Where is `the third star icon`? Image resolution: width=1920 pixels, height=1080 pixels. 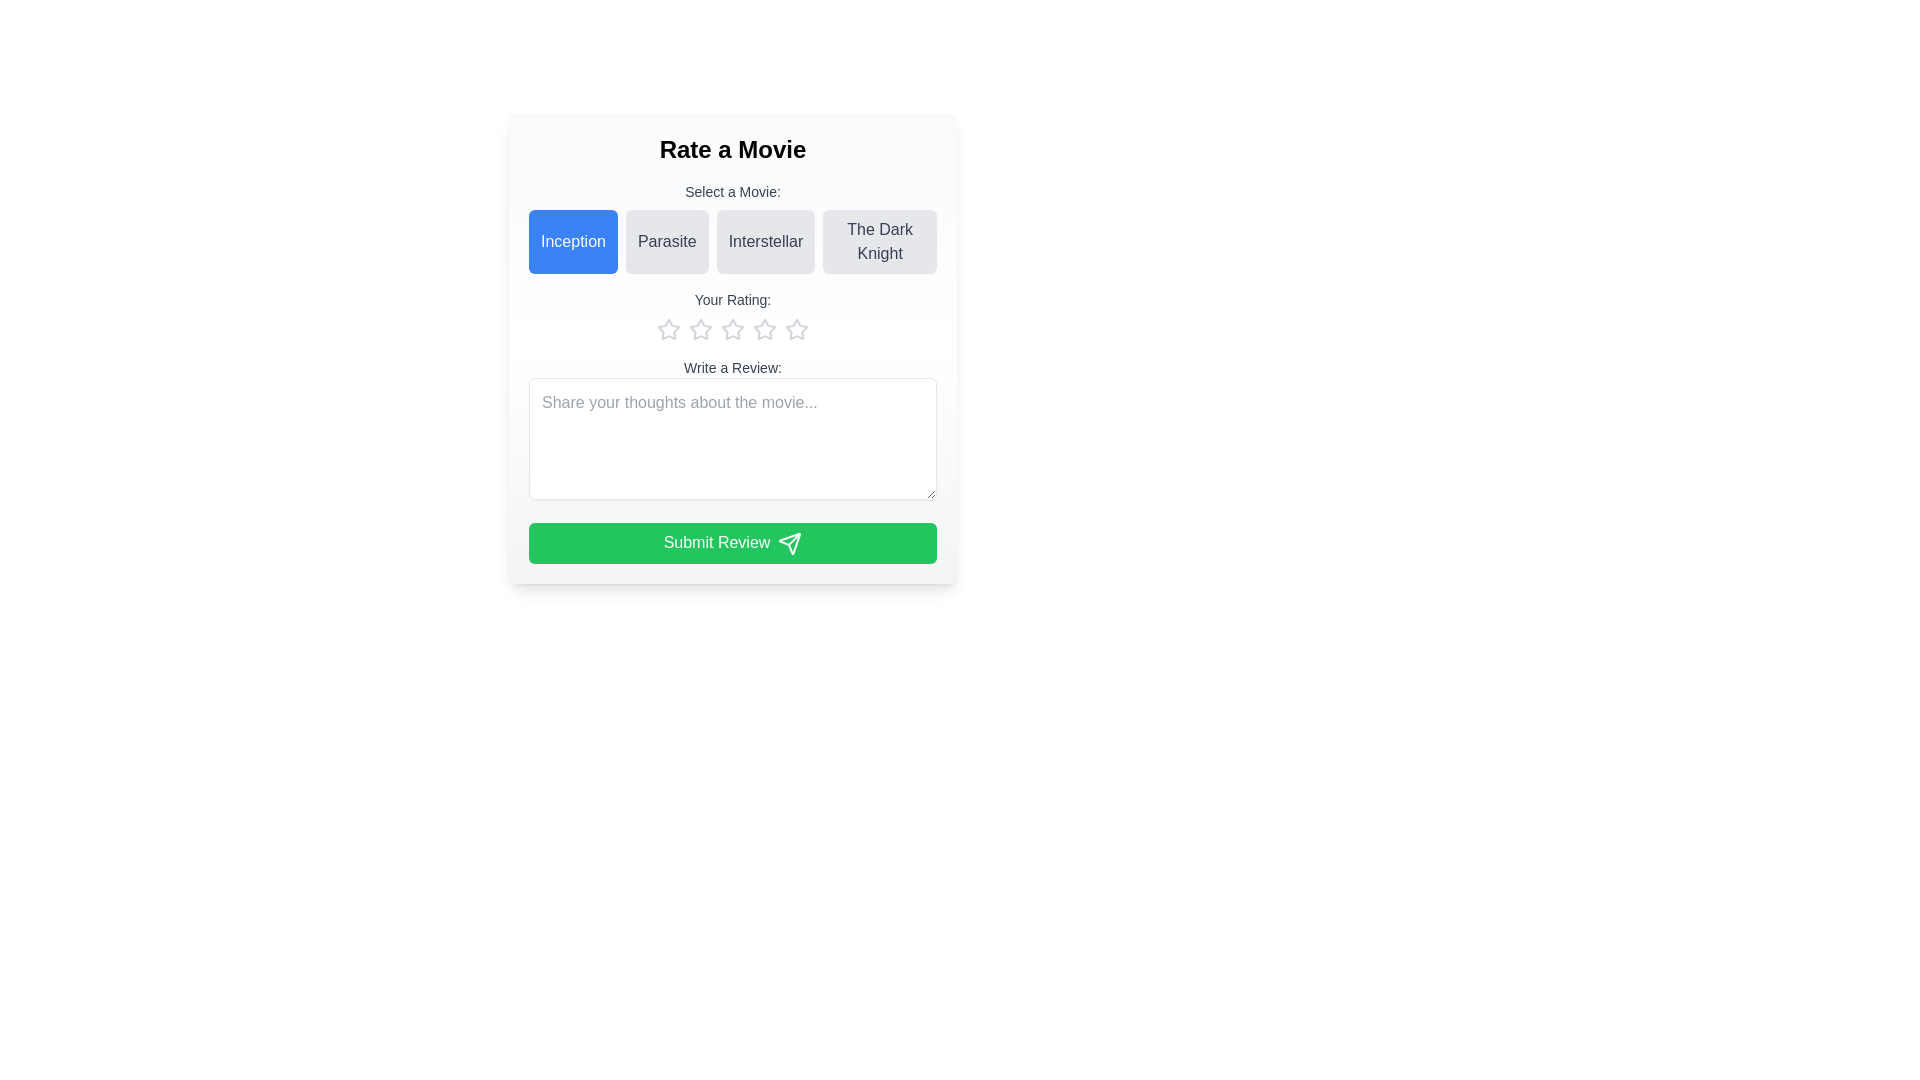
the third star icon is located at coordinates (732, 329).